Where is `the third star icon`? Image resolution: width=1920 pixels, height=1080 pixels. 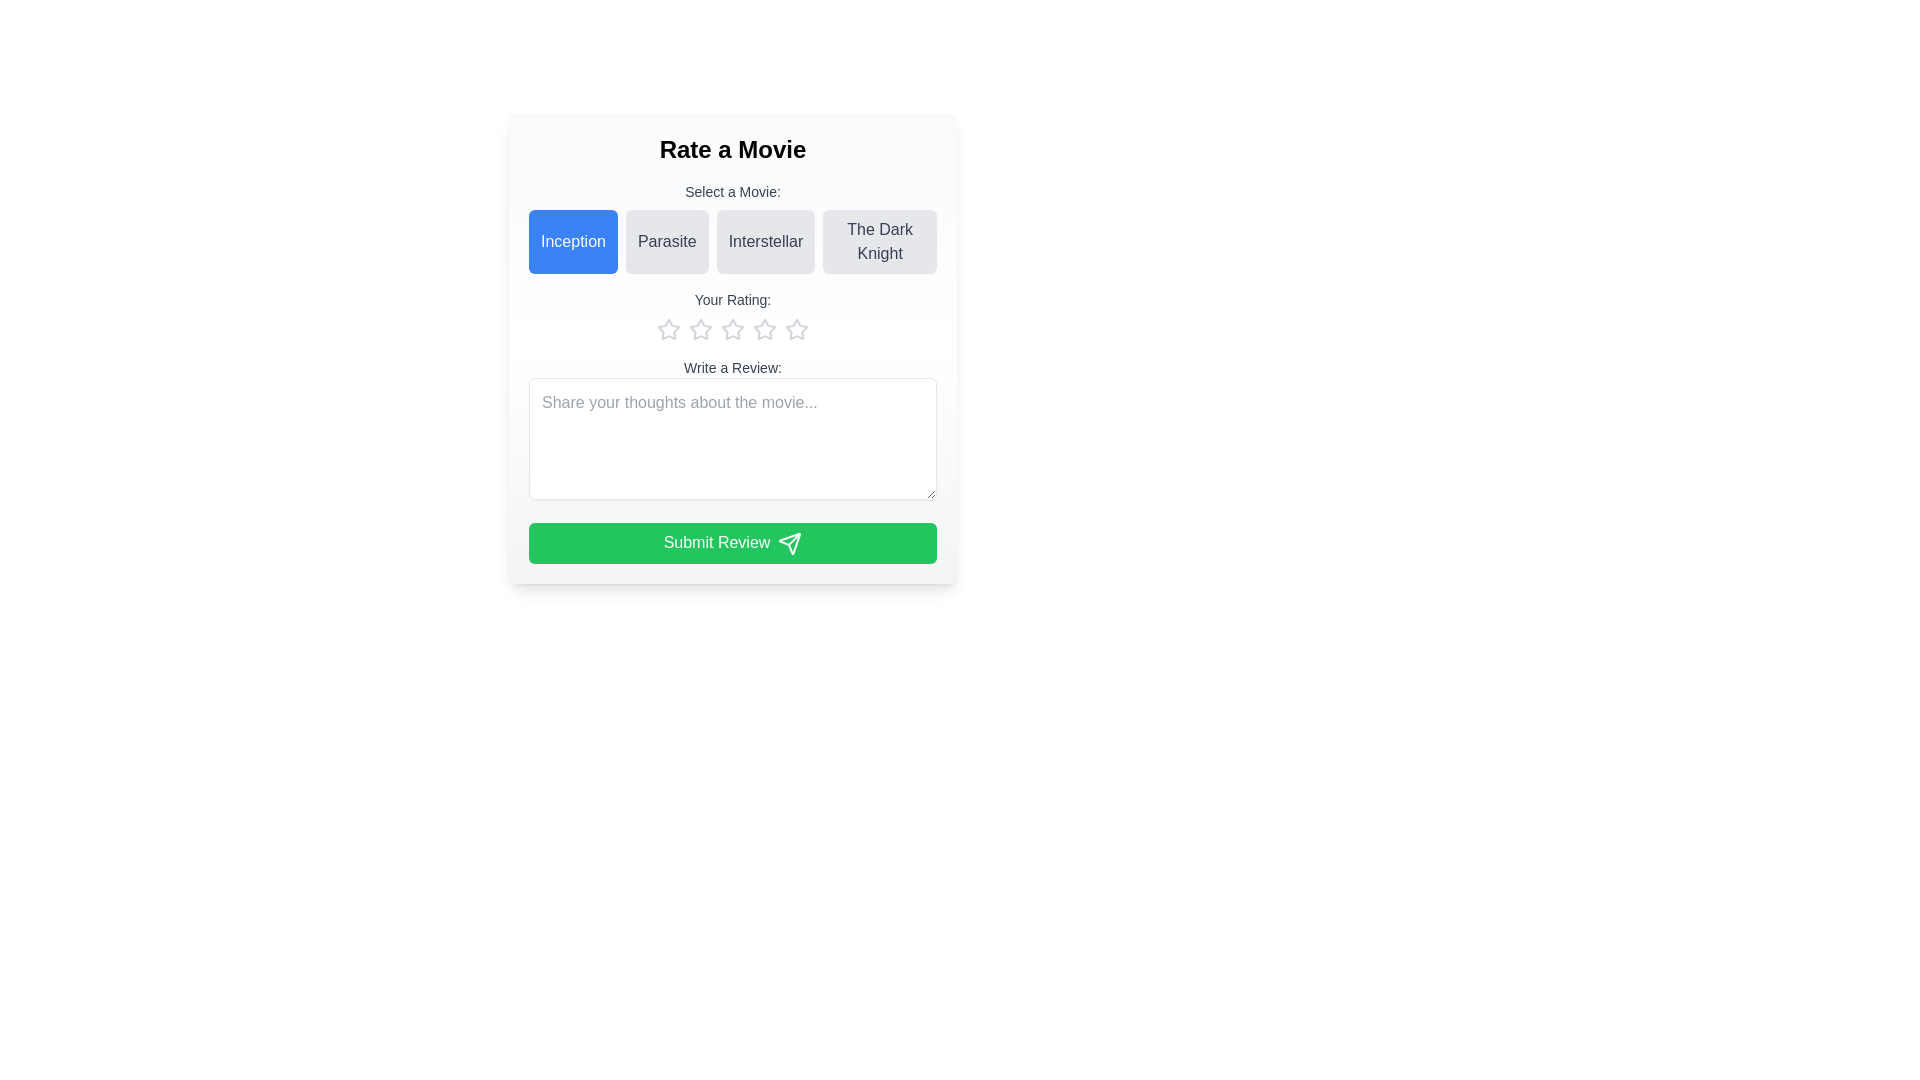
the third star icon is located at coordinates (732, 329).